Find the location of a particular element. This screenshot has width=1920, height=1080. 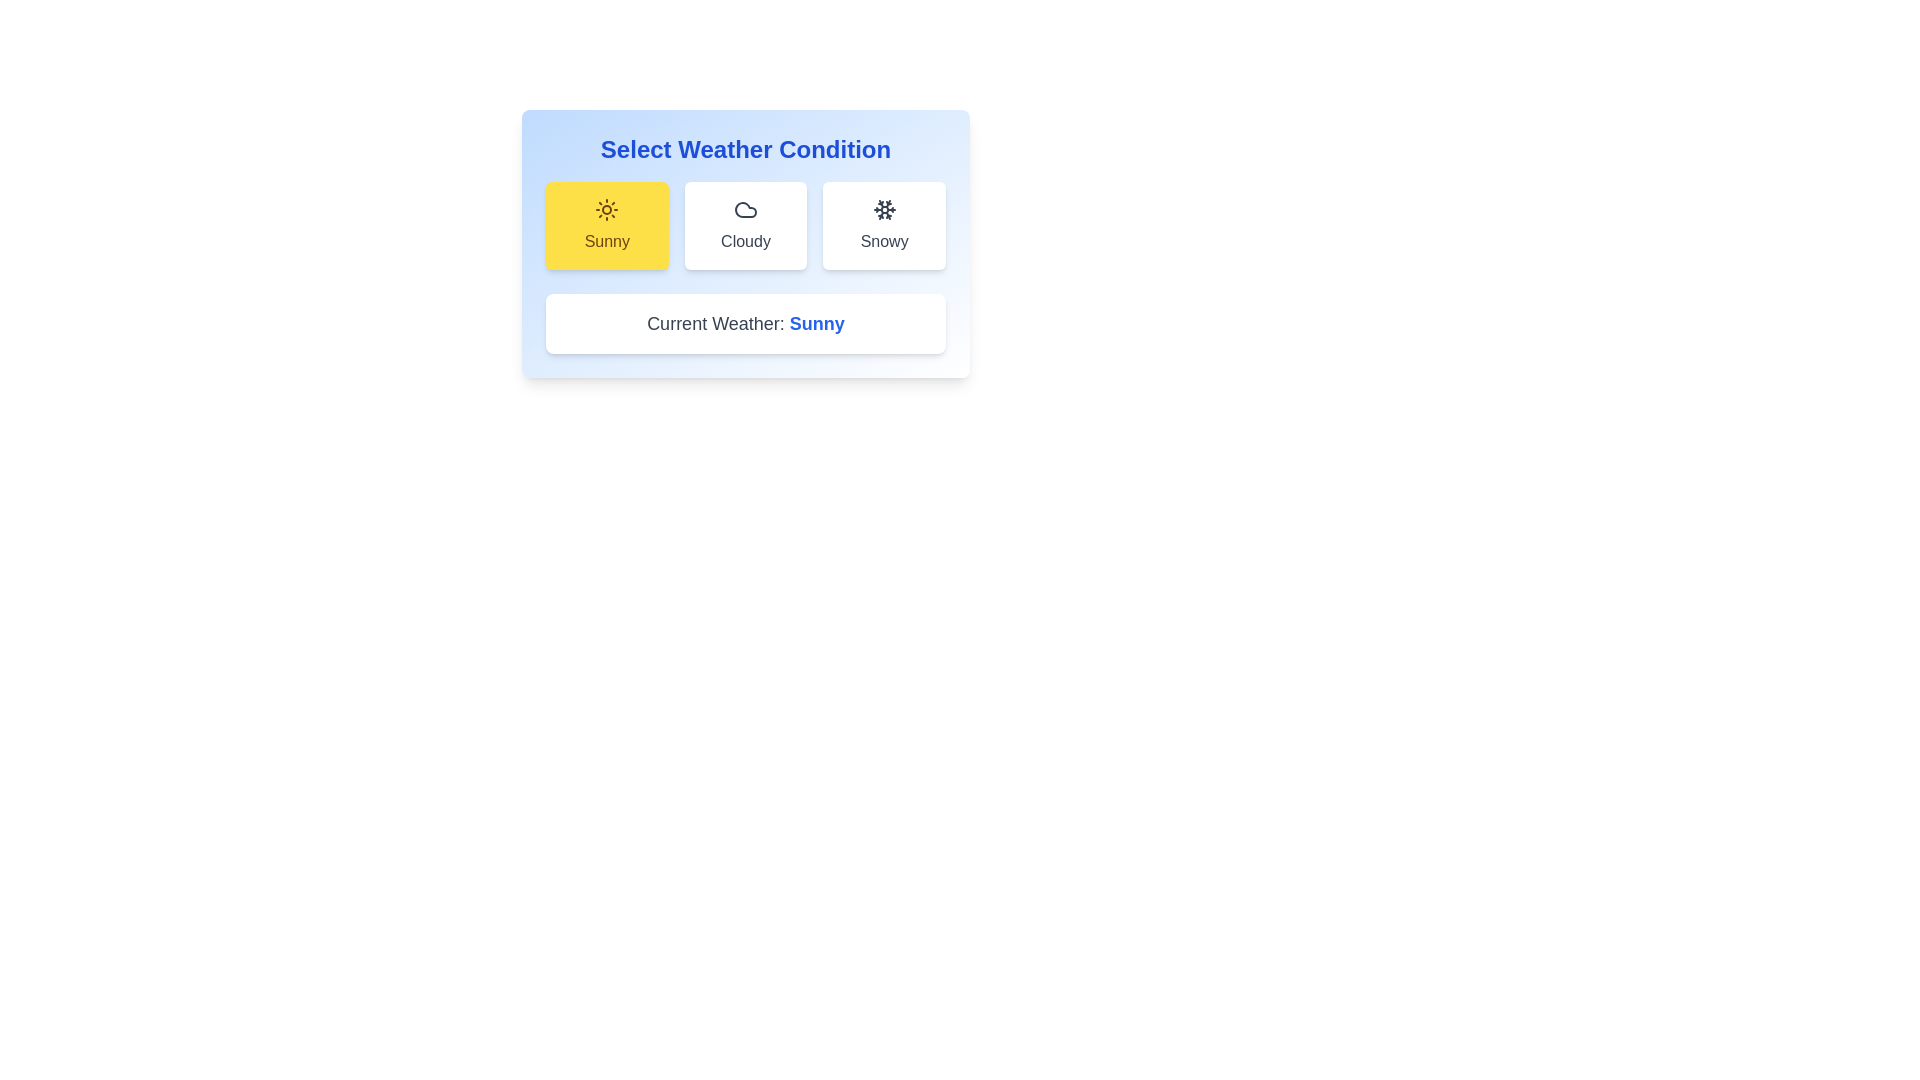

the inner shape of the cloud icon in the 'Cloudy' weather selection button, which is the second button from the left in the row of three buttons below the header text 'Select Weather Condition' is located at coordinates (744, 209).